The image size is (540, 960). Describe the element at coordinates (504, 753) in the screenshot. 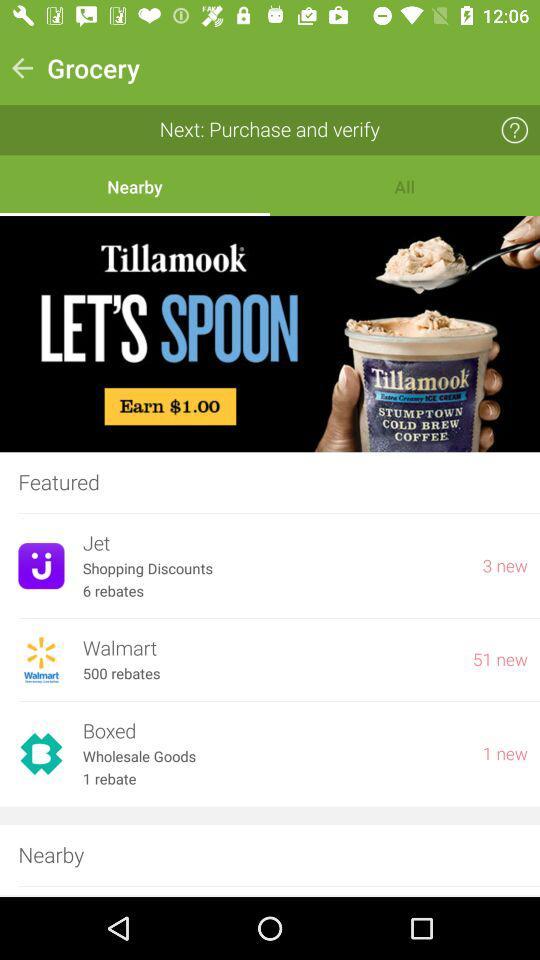

I see `the item next to boxed item` at that location.